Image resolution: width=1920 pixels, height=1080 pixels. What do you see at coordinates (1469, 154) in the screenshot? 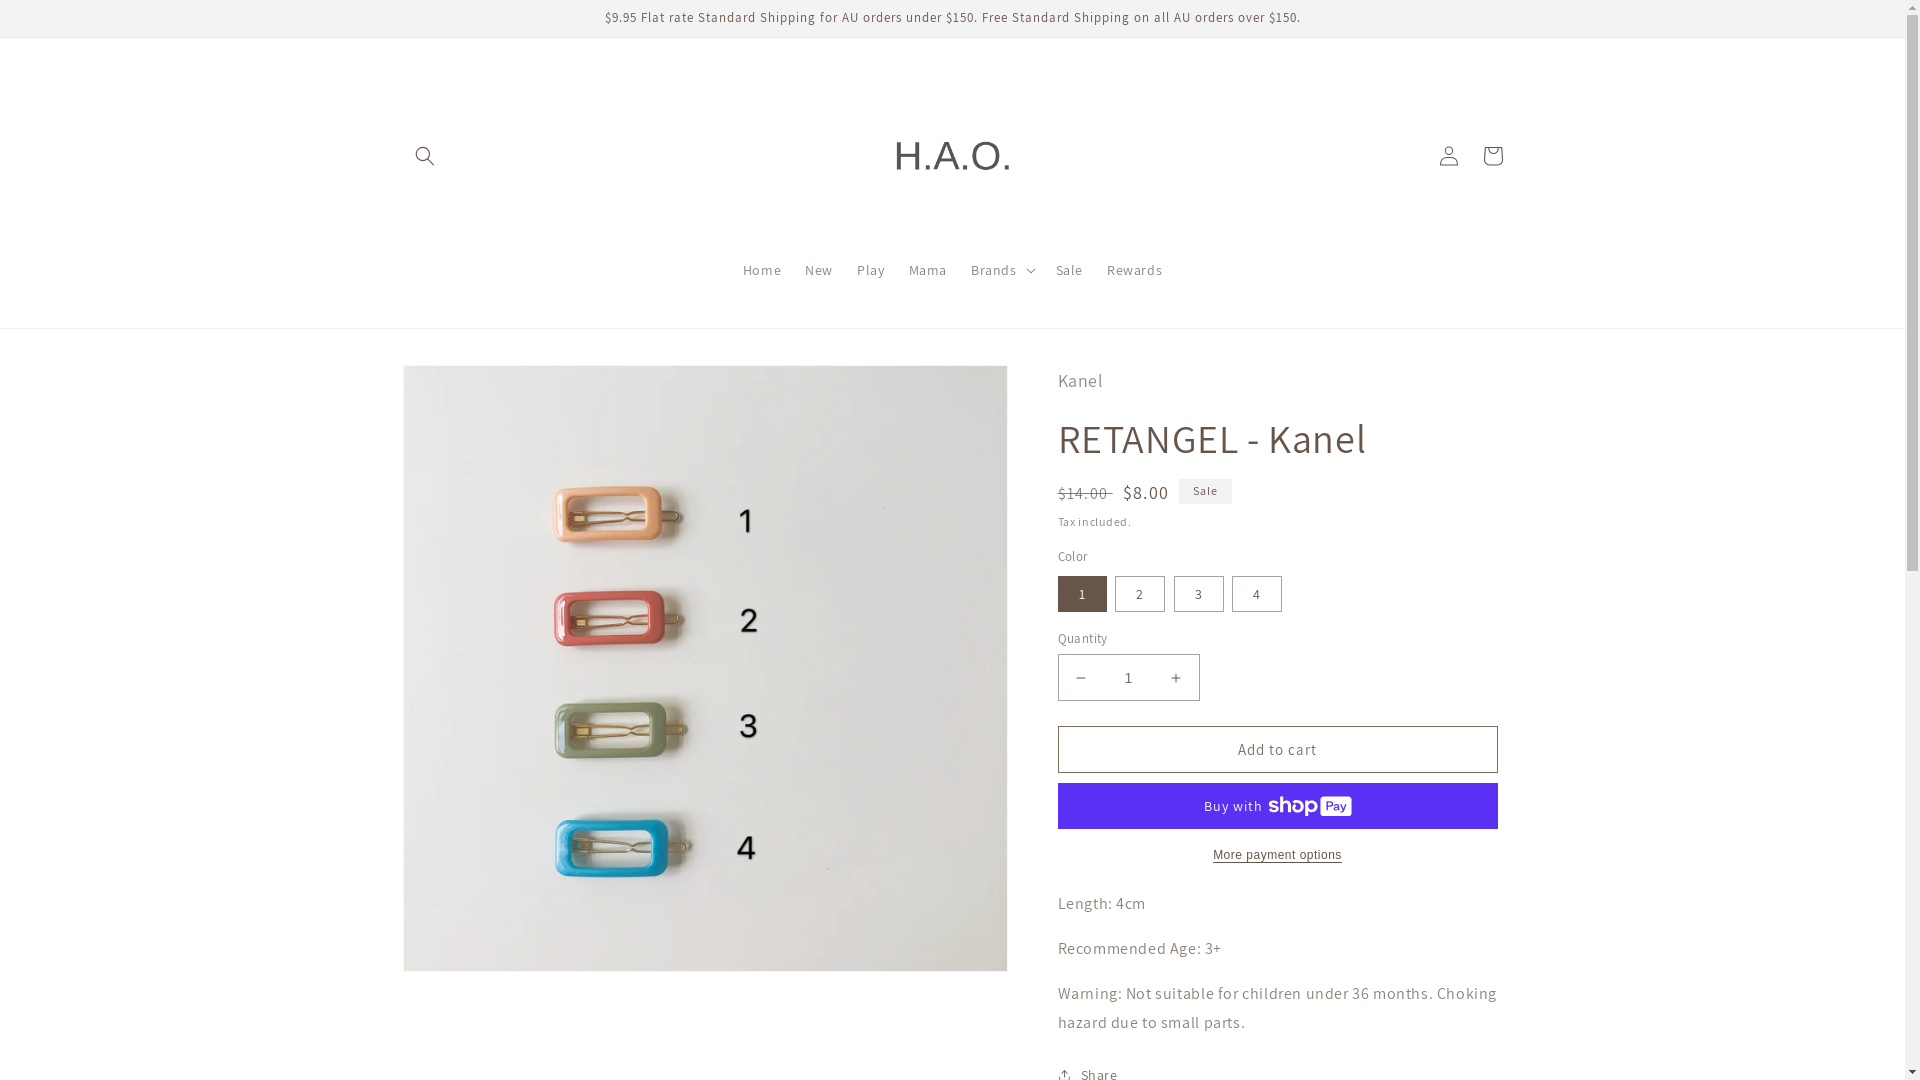
I see `'Cart'` at bounding box center [1469, 154].